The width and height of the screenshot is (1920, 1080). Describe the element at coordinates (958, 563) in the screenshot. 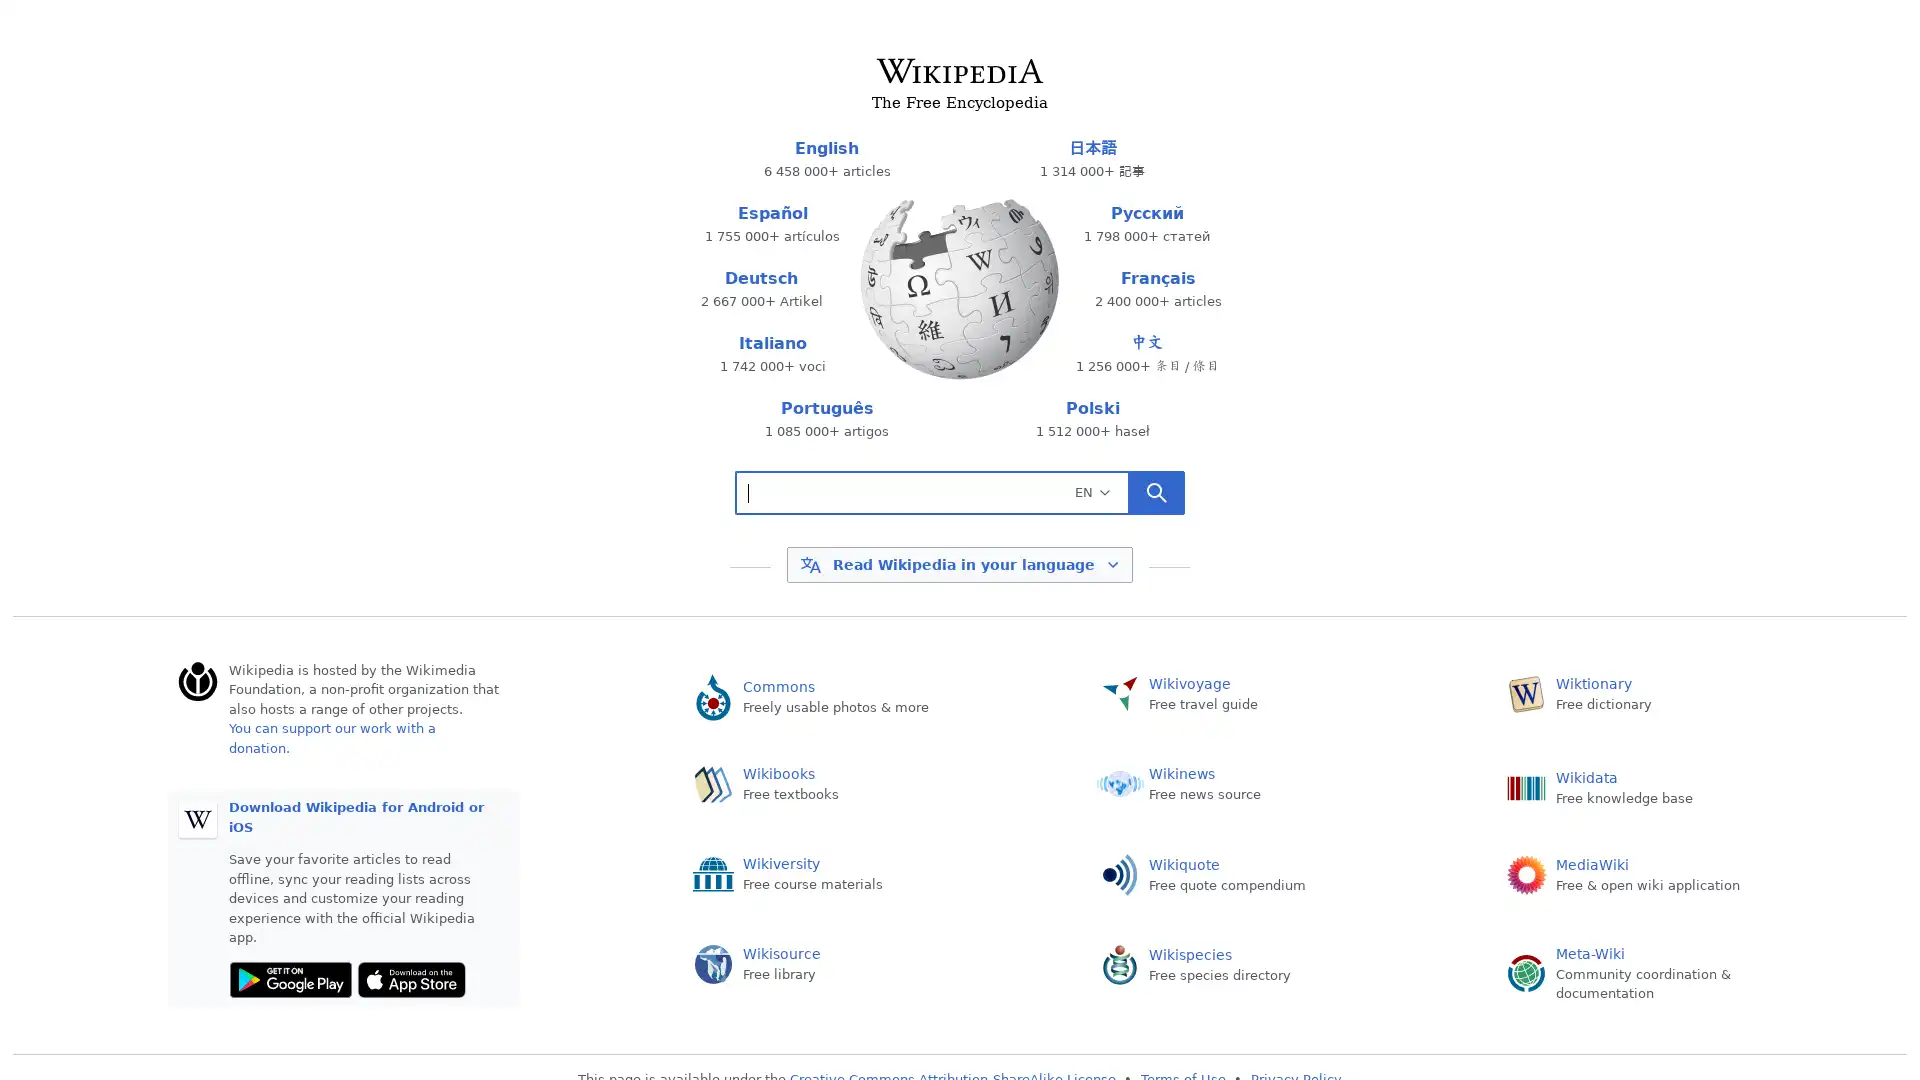

I see `Read Wikipedia in your language` at that location.